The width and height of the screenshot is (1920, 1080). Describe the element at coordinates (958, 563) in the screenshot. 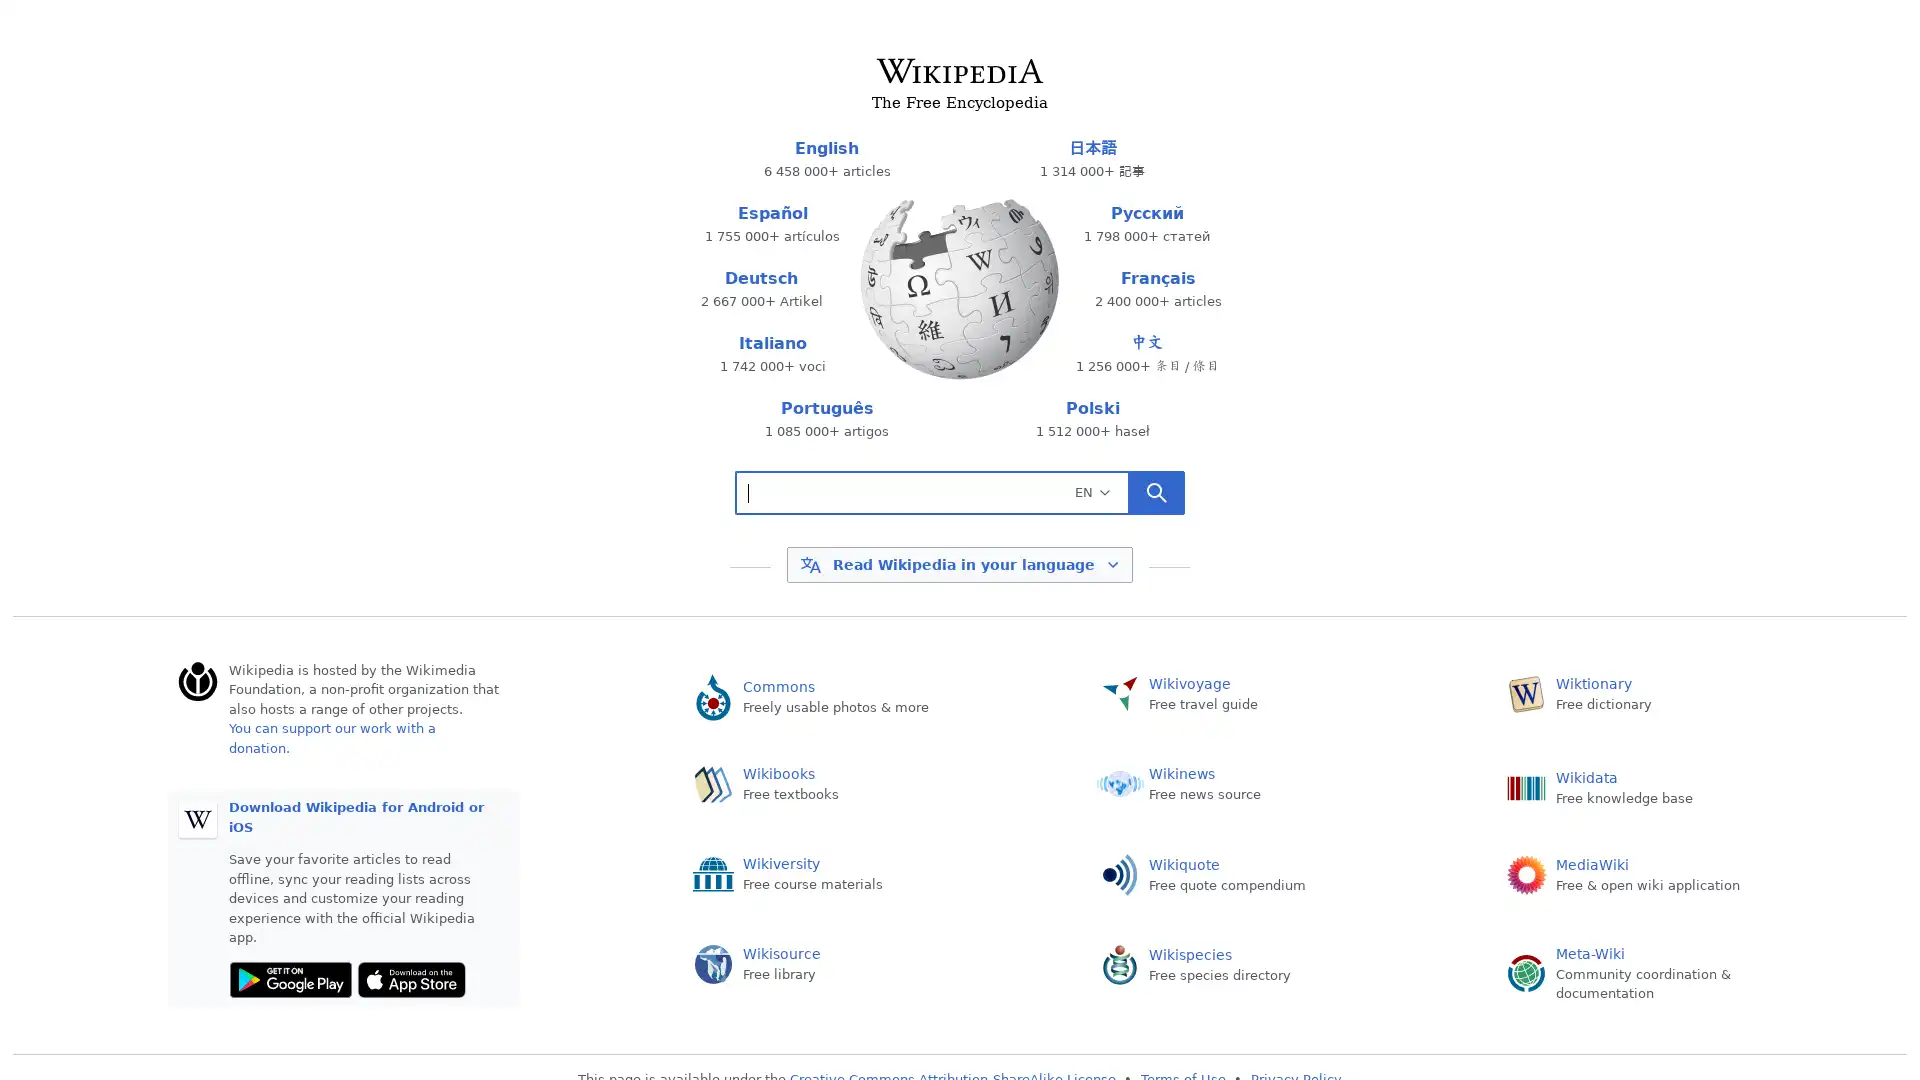

I see `Read Wikipedia in your language` at that location.